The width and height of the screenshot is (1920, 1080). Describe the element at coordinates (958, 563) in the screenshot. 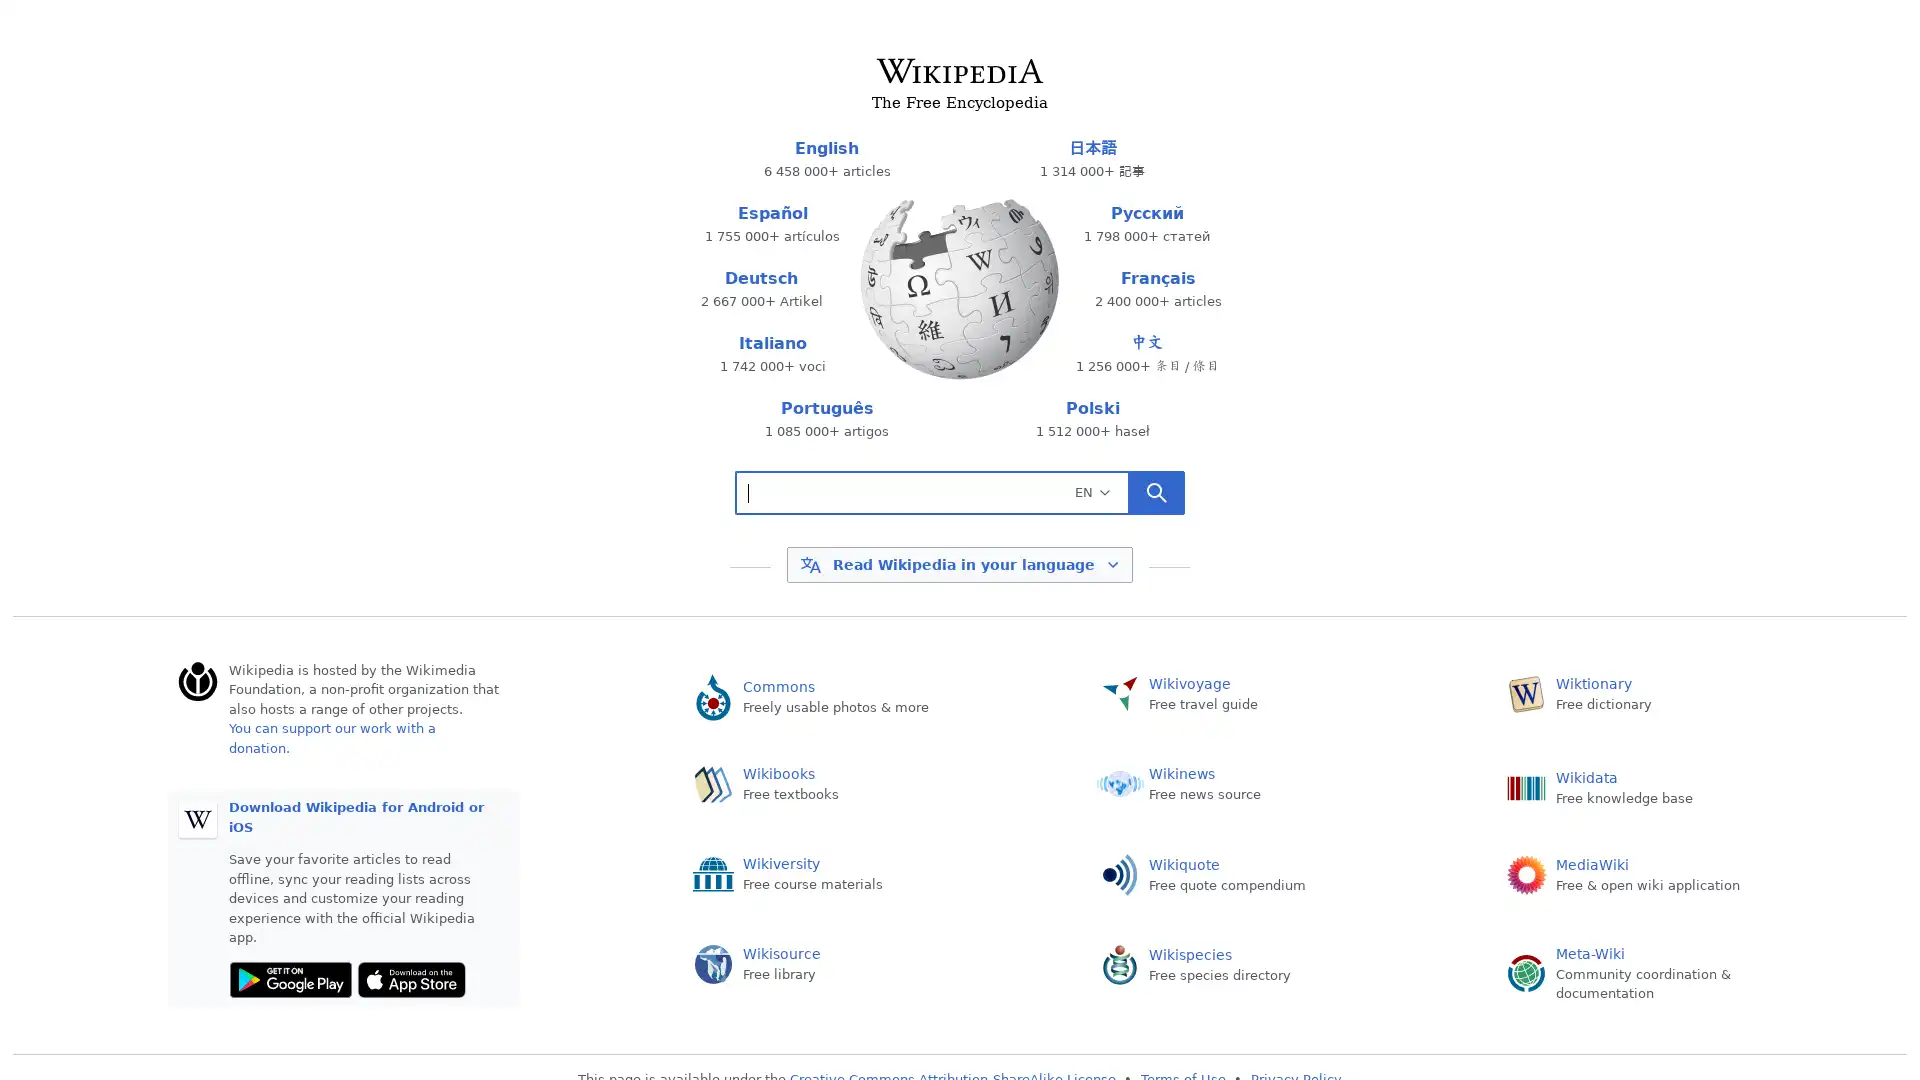

I see `Read Wikipedia in your language` at that location.